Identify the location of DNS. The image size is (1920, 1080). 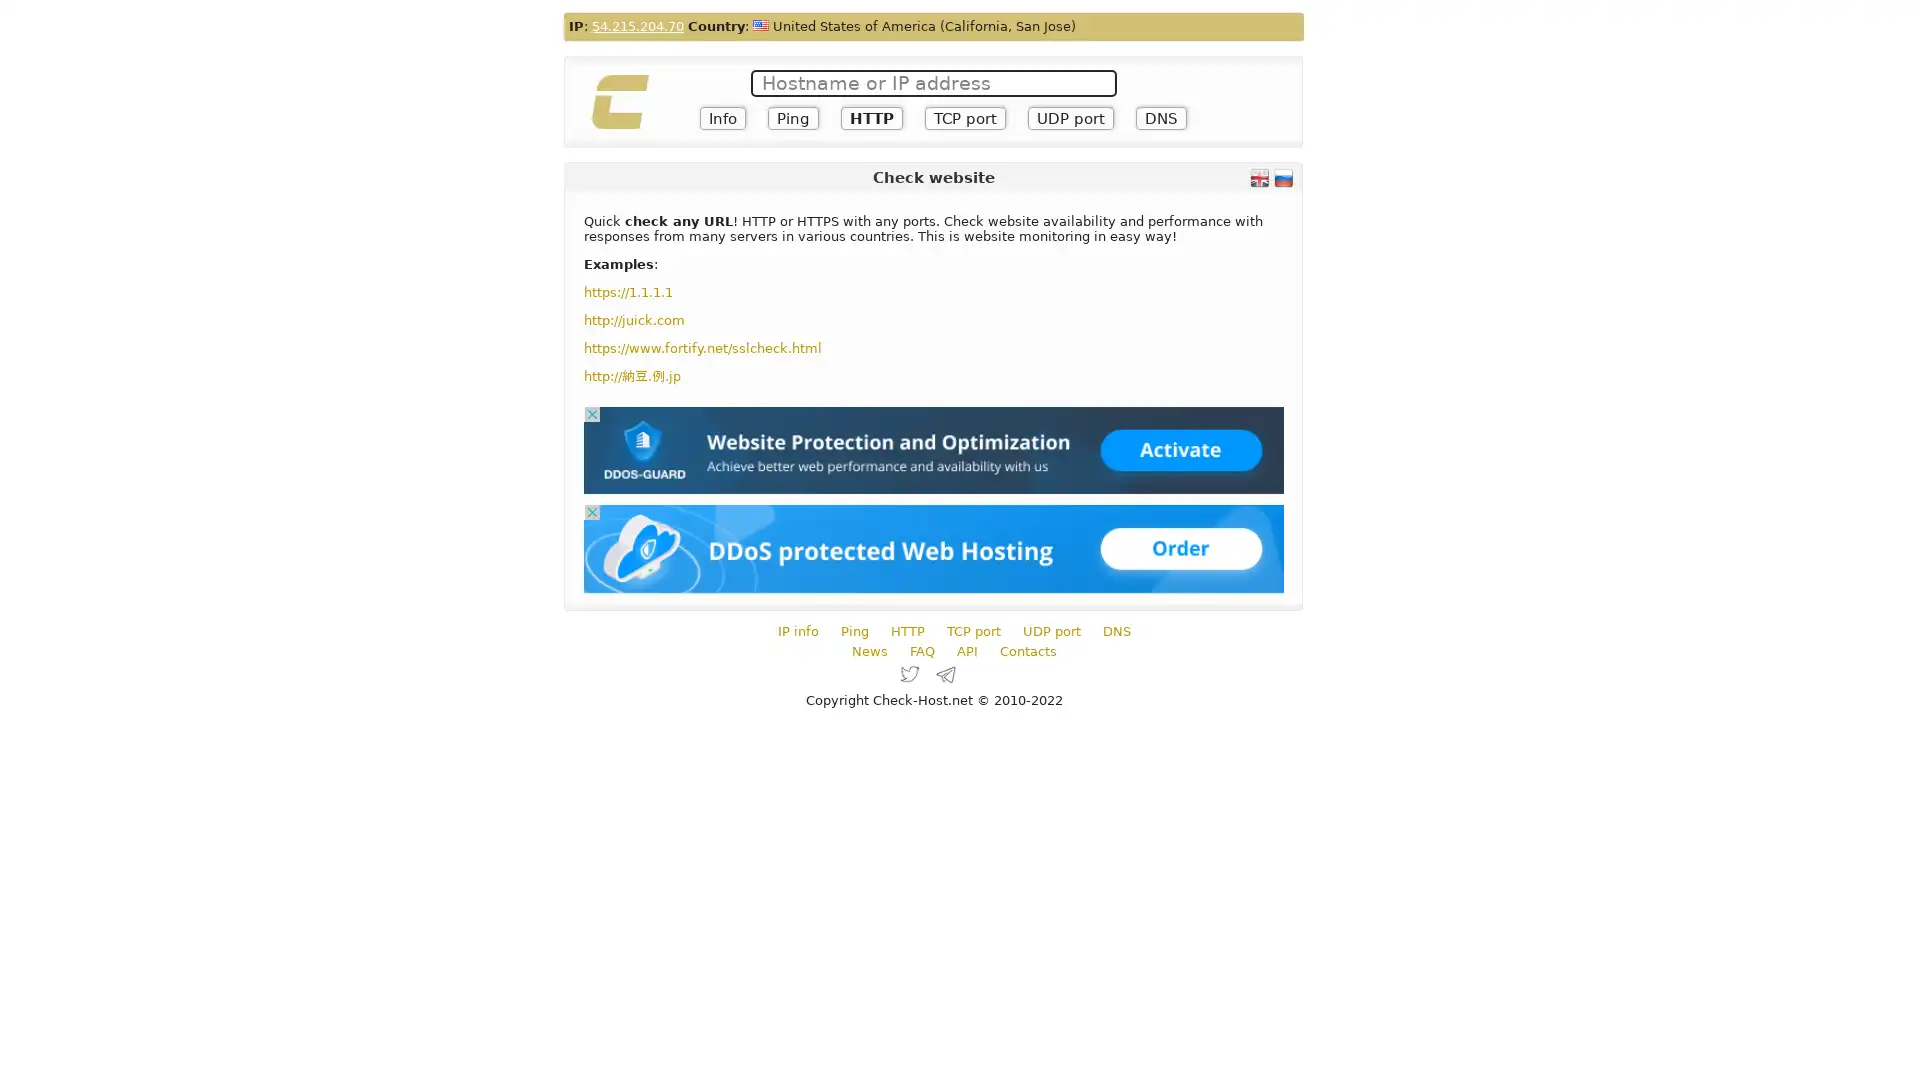
(1160, 118).